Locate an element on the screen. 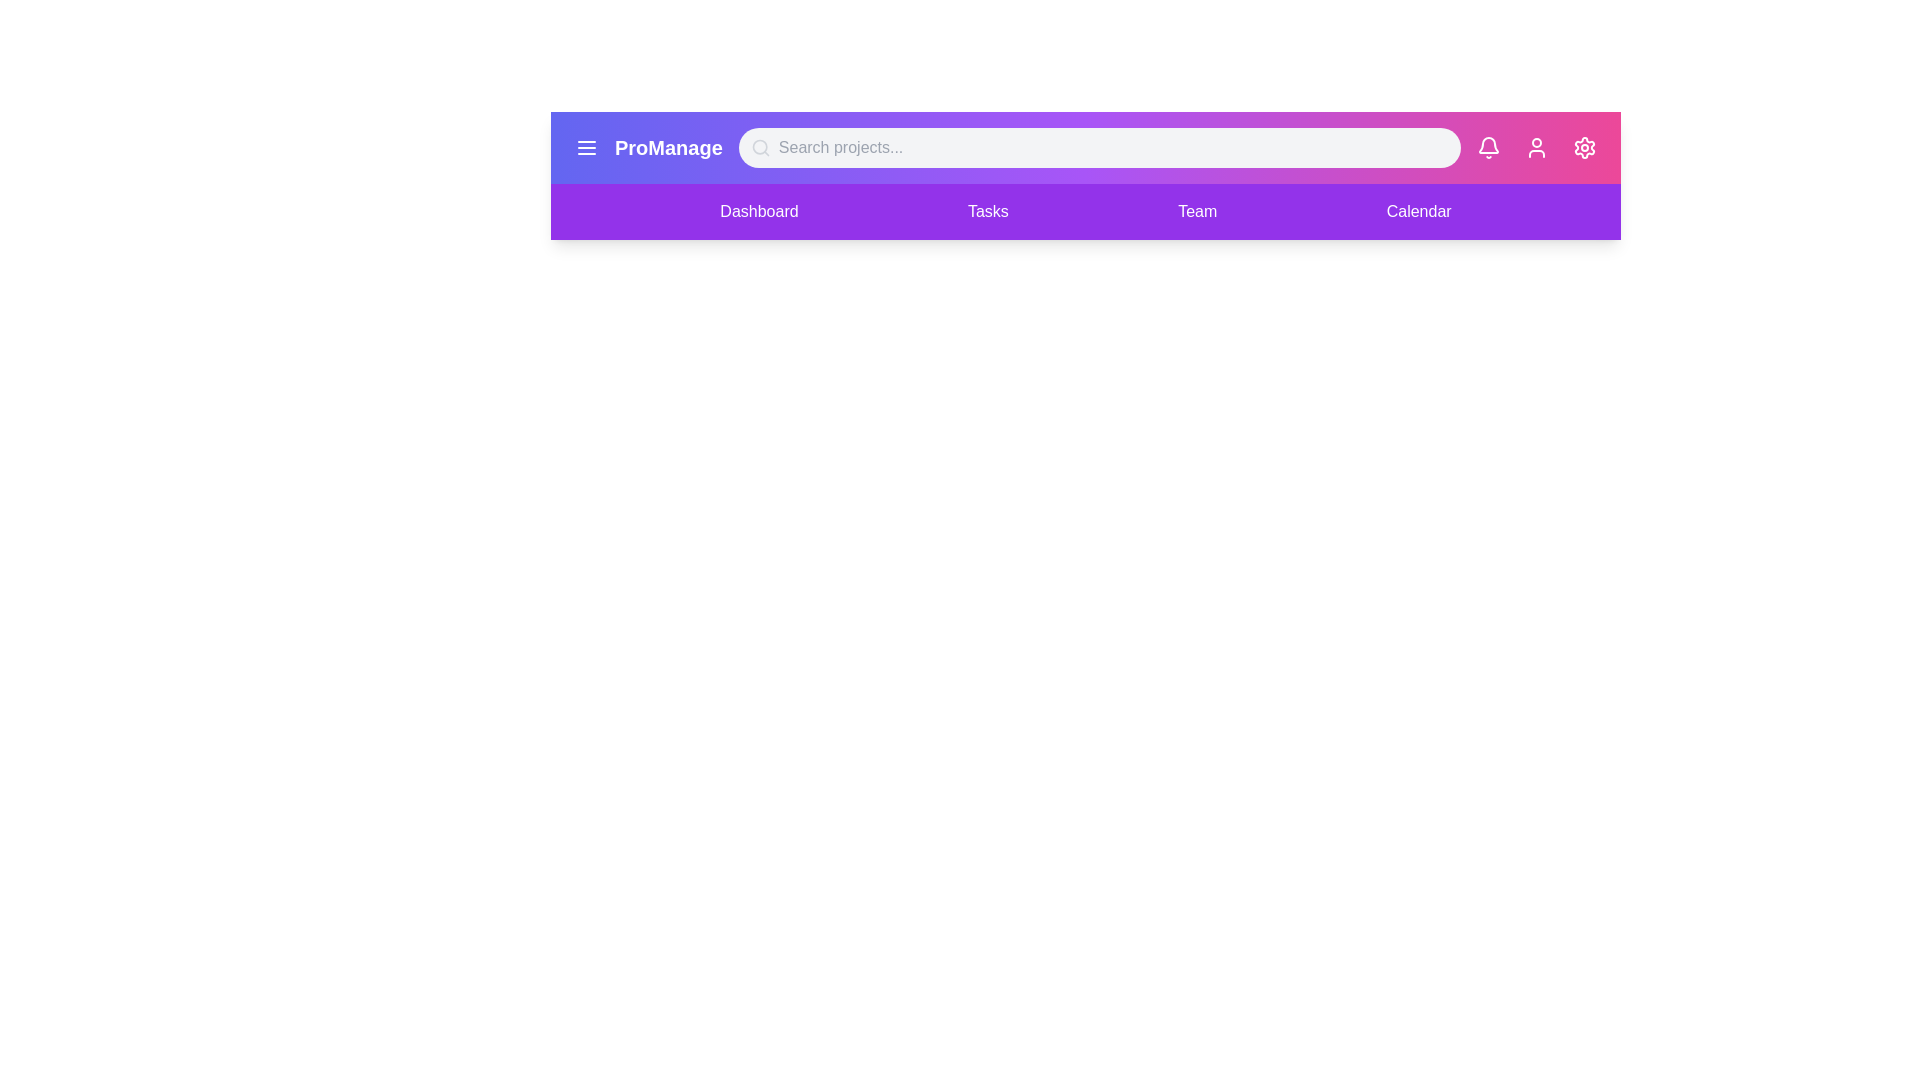  the user icon to access user profile options is located at coordinates (1535, 146).